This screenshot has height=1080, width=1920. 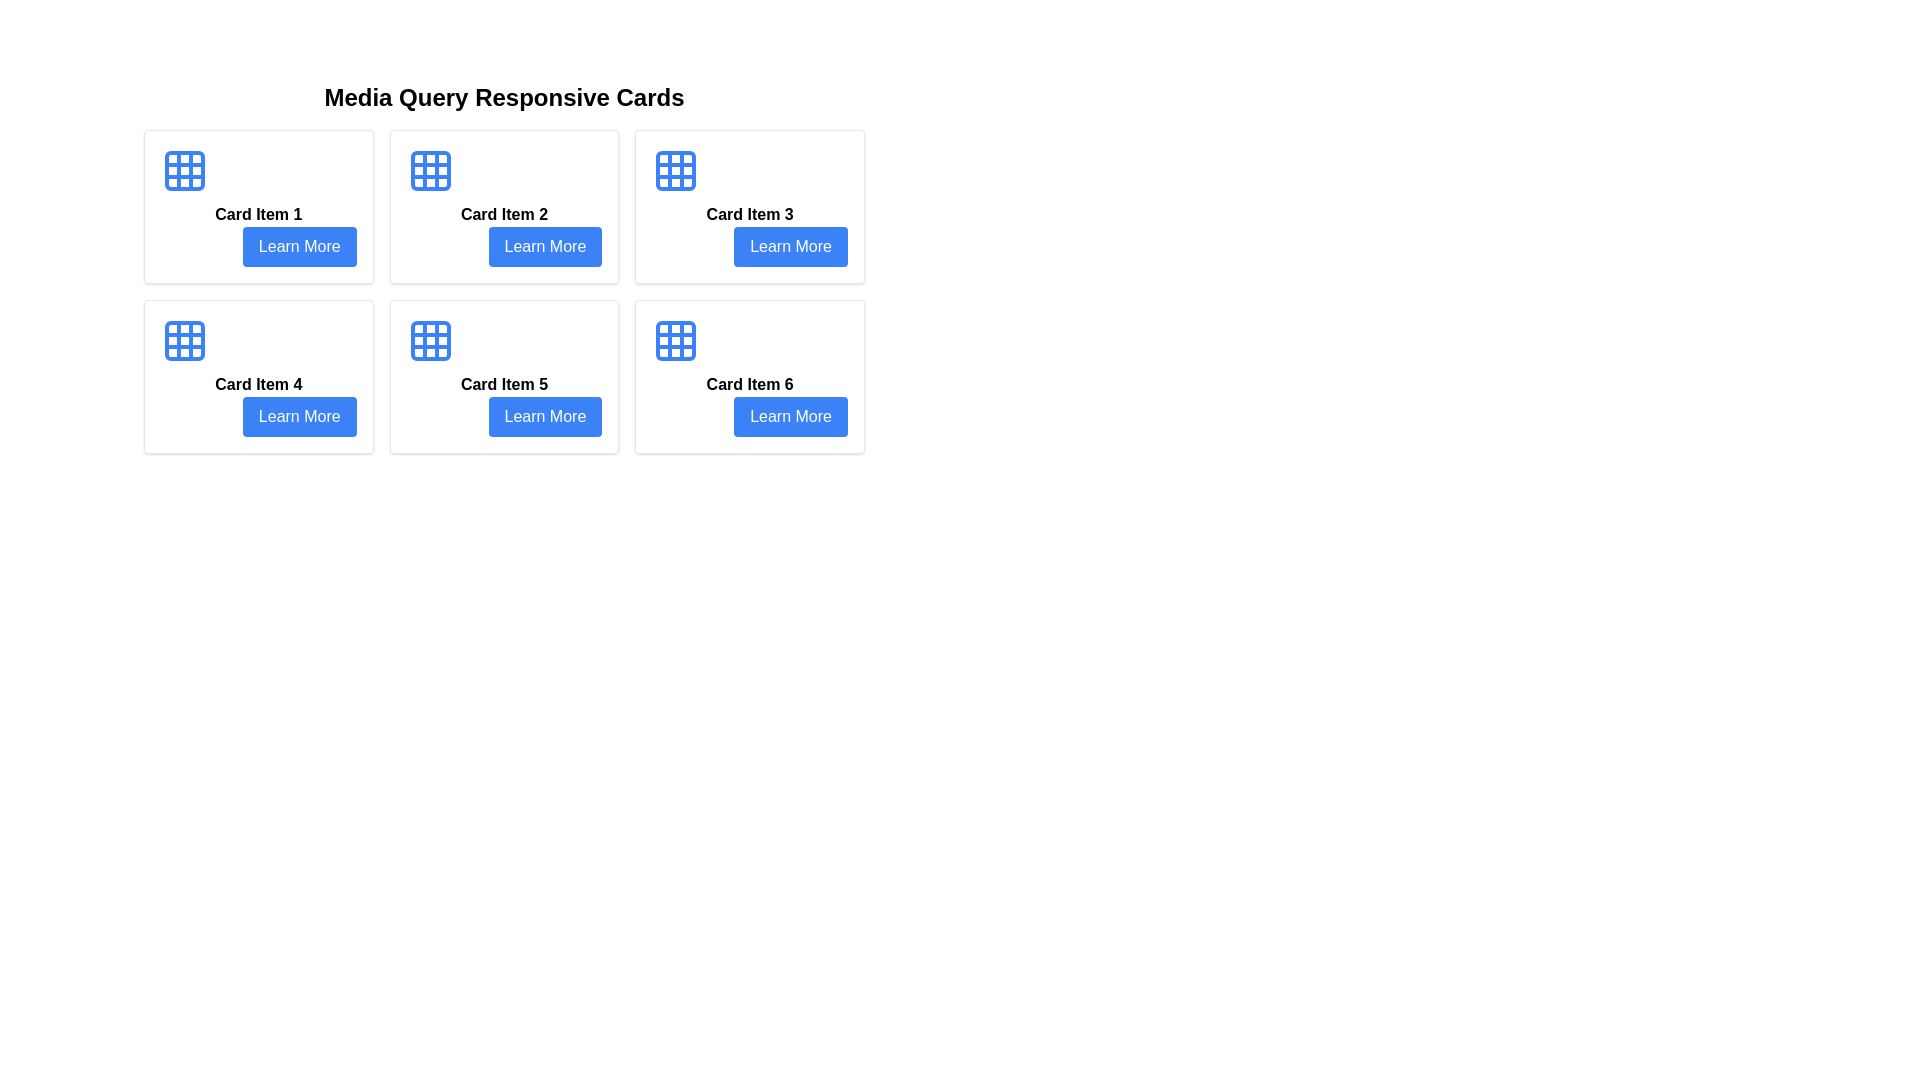 I want to click on the blue button labeled 'Learn More' at the bottom of 'Card Item 6' to activate its hover effect, so click(x=790, y=415).